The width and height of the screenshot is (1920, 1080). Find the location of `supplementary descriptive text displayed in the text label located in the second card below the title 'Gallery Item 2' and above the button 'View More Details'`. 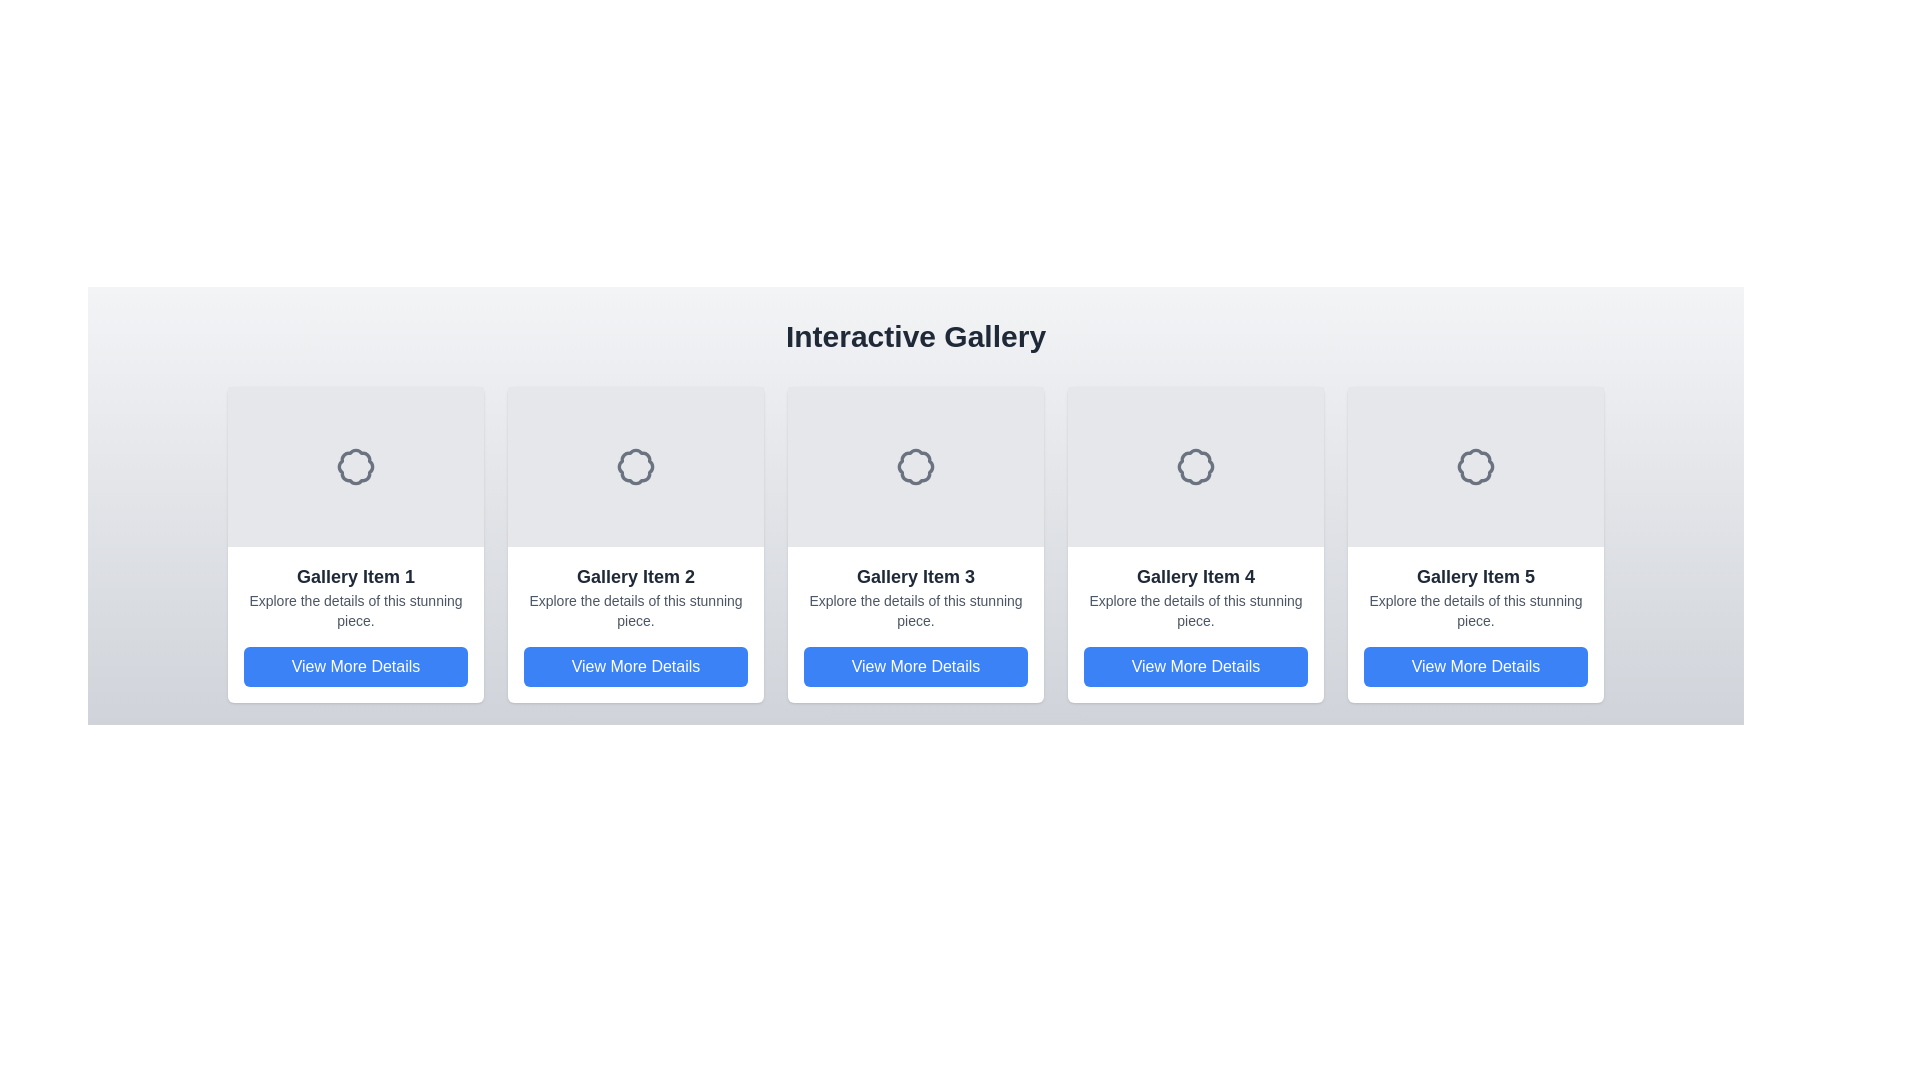

supplementary descriptive text displayed in the text label located in the second card below the title 'Gallery Item 2' and above the button 'View More Details' is located at coordinates (634, 609).